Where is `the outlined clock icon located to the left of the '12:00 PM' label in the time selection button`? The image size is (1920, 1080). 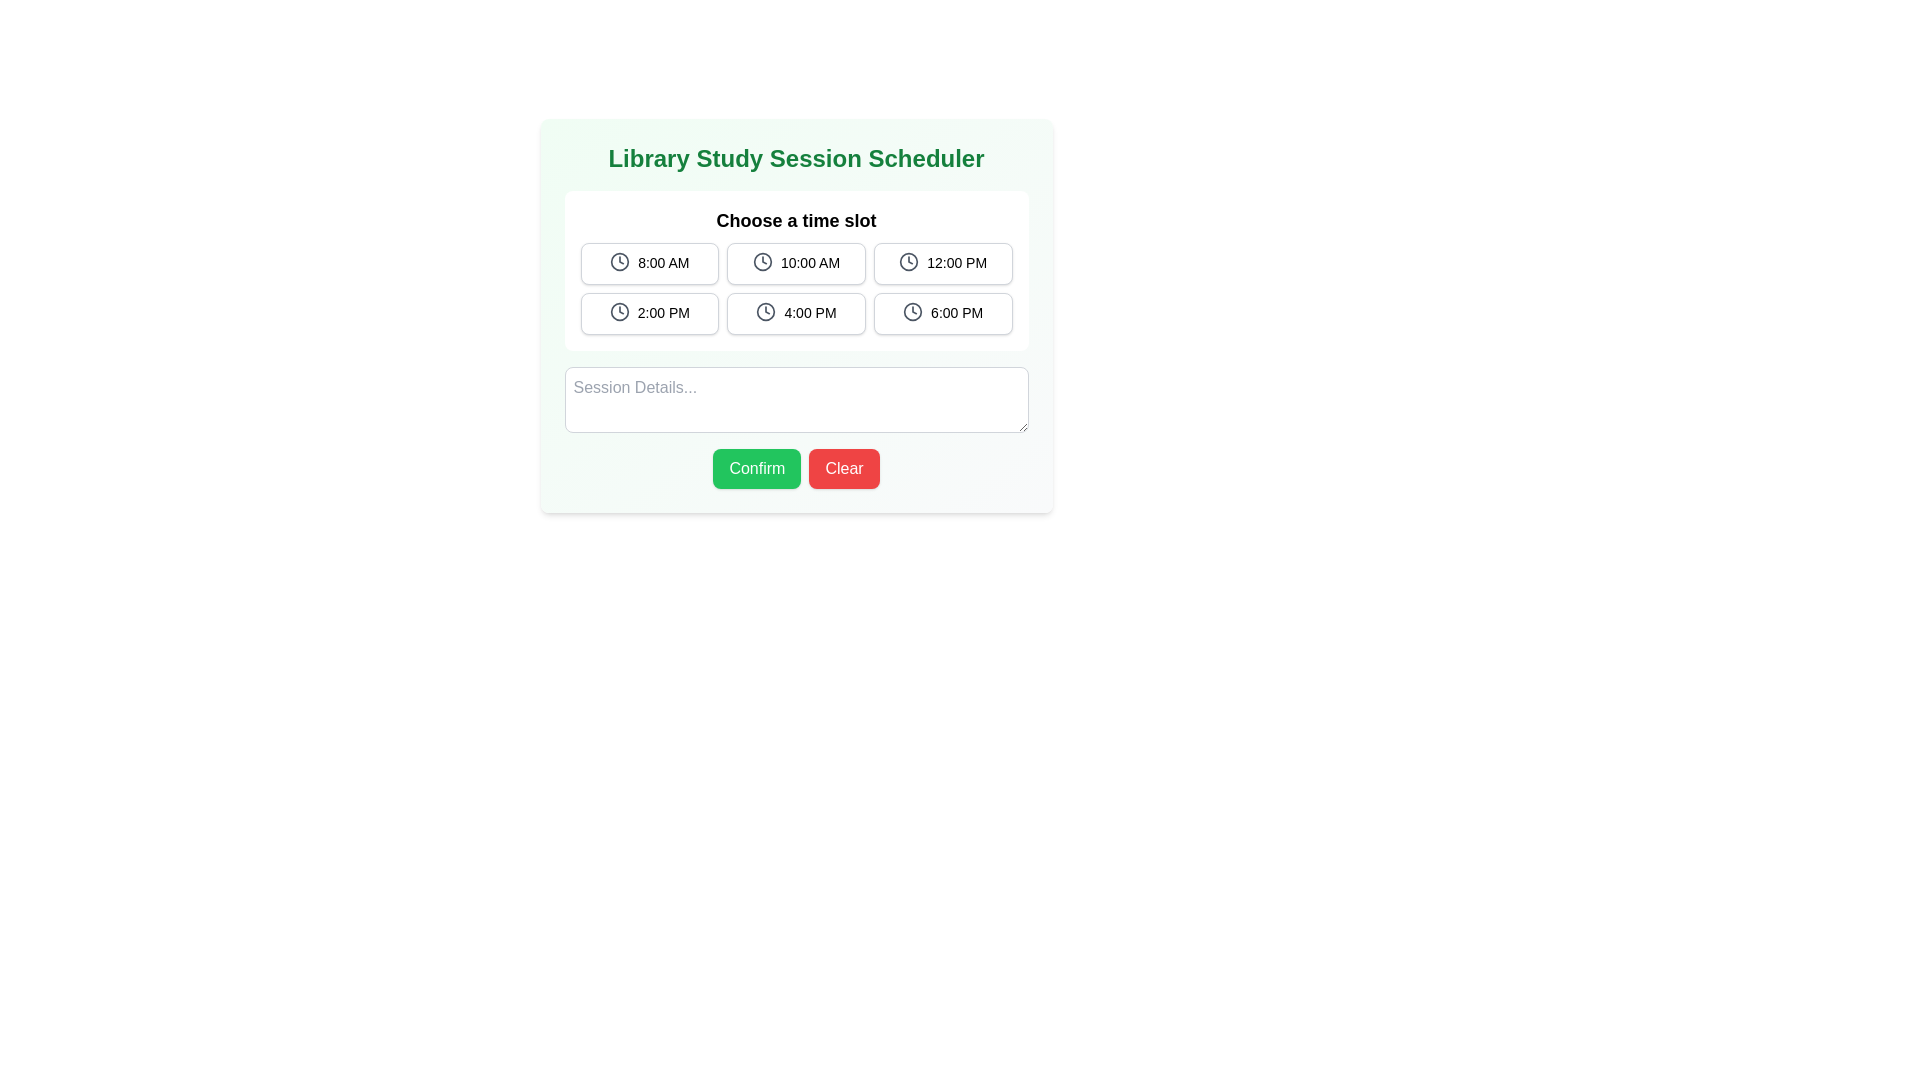
the outlined clock icon located to the left of the '12:00 PM' label in the time selection button is located at coordinates (908, 261).